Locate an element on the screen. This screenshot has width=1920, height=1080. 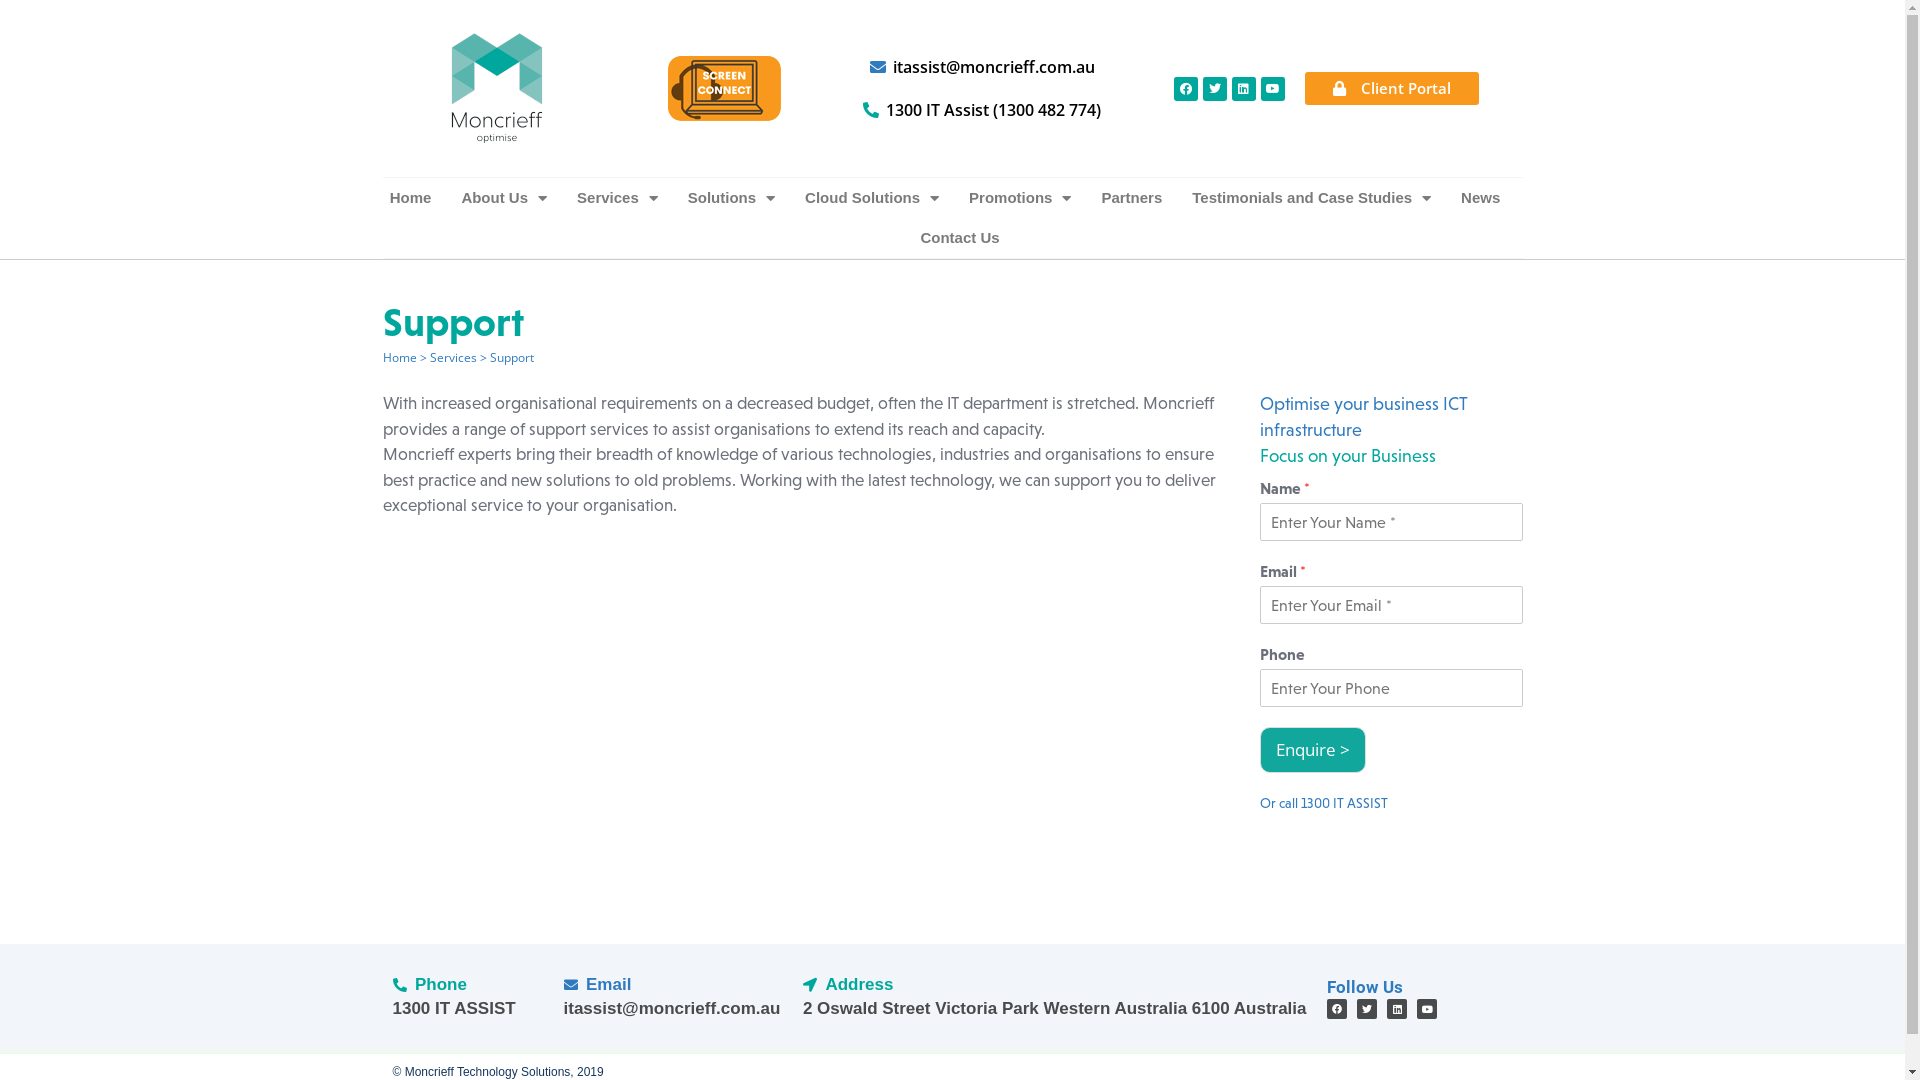
'Cloud Solutions' is located at coordinates (872, 197).